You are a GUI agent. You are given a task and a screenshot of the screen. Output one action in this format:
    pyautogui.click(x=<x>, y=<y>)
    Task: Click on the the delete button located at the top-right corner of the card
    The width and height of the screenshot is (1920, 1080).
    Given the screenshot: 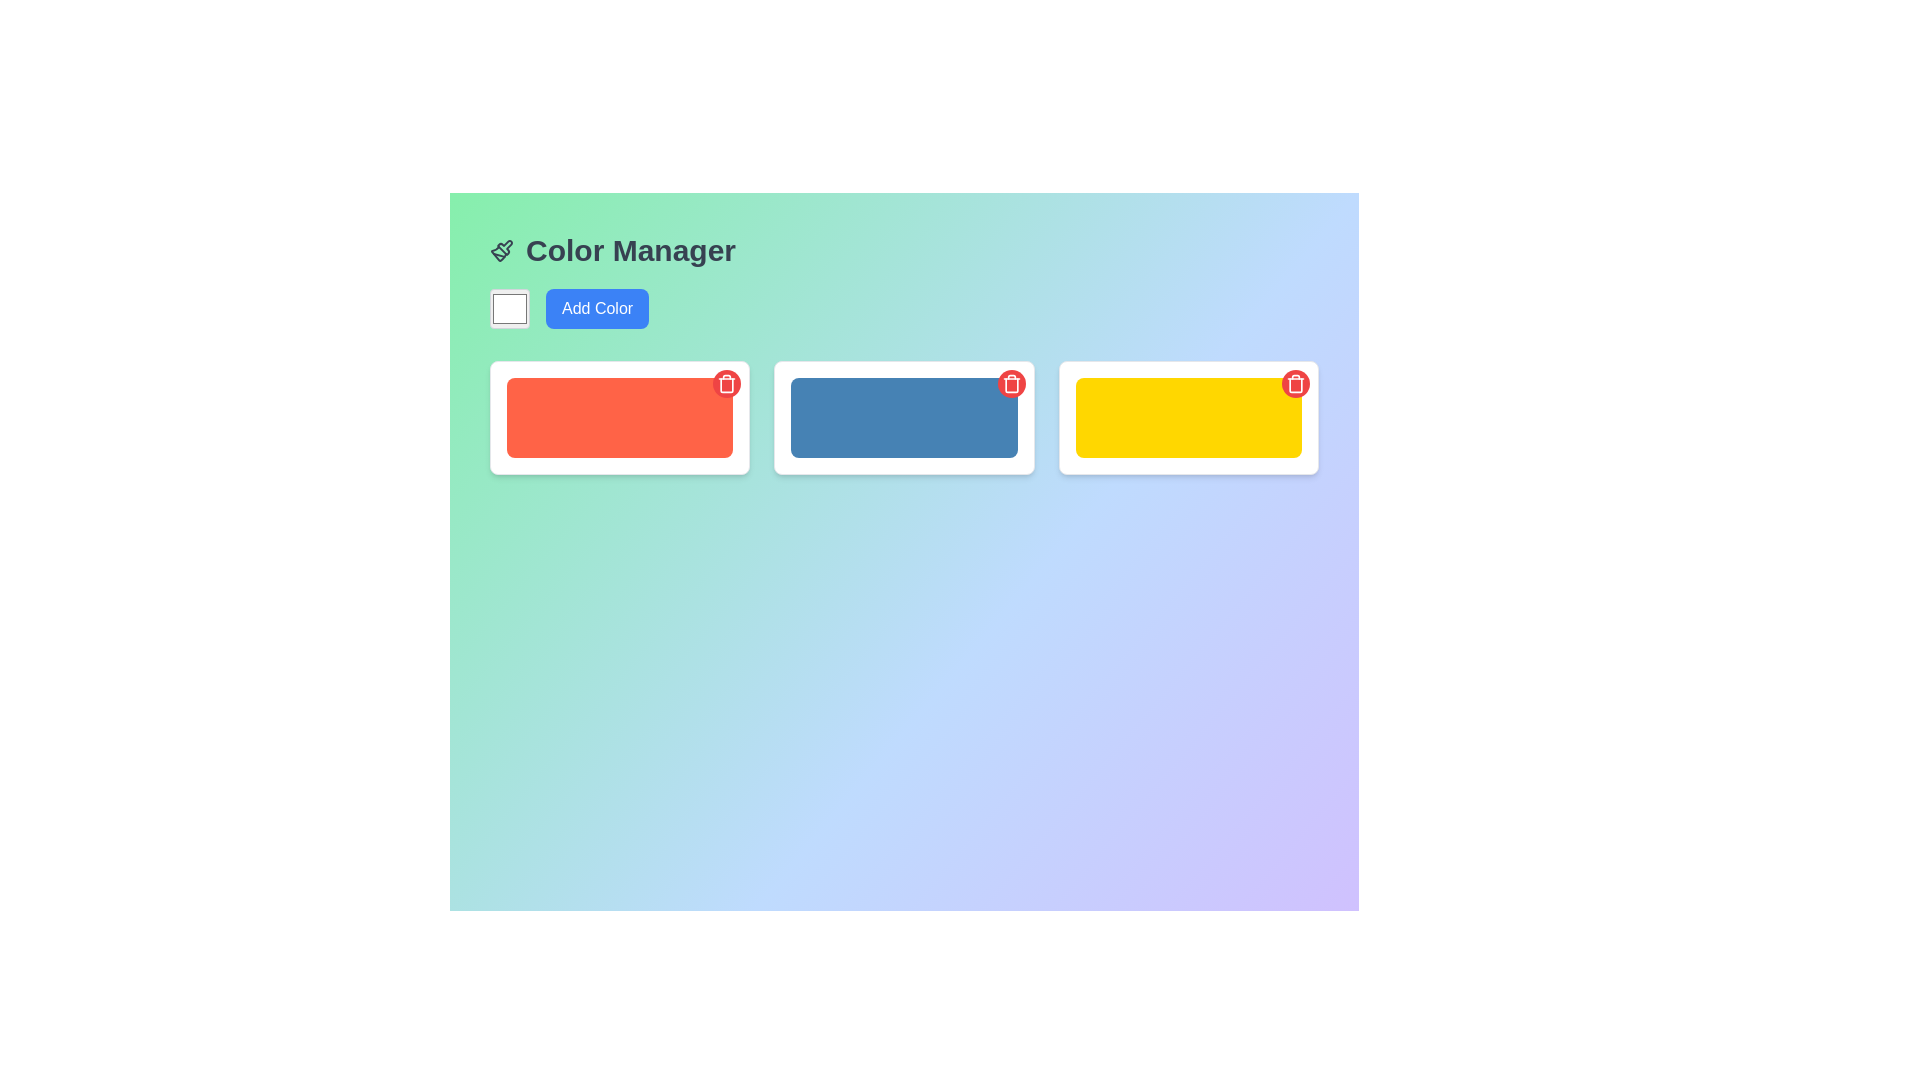 What is the action you would take?
    pyautogui.click(x=726, y=384)
    